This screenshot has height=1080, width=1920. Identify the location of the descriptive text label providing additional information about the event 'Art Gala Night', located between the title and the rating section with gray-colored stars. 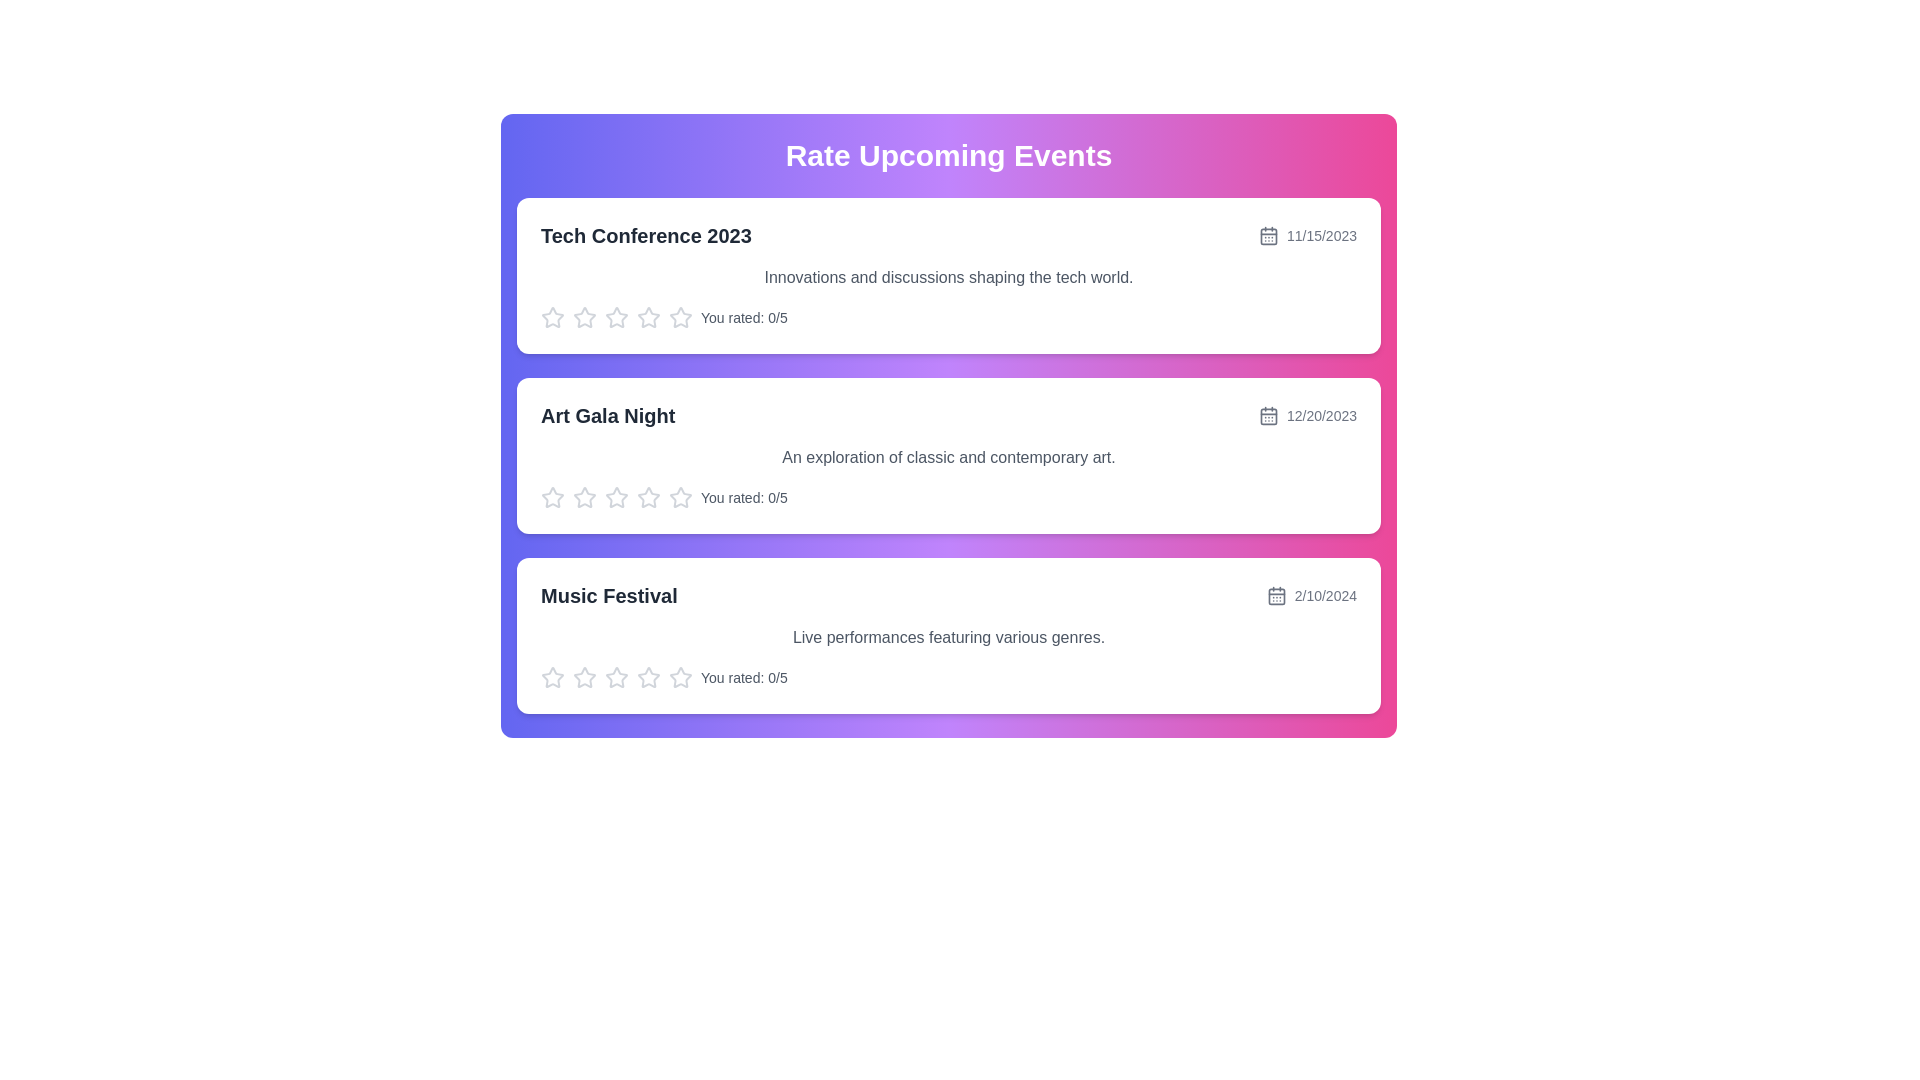
(948, 458).